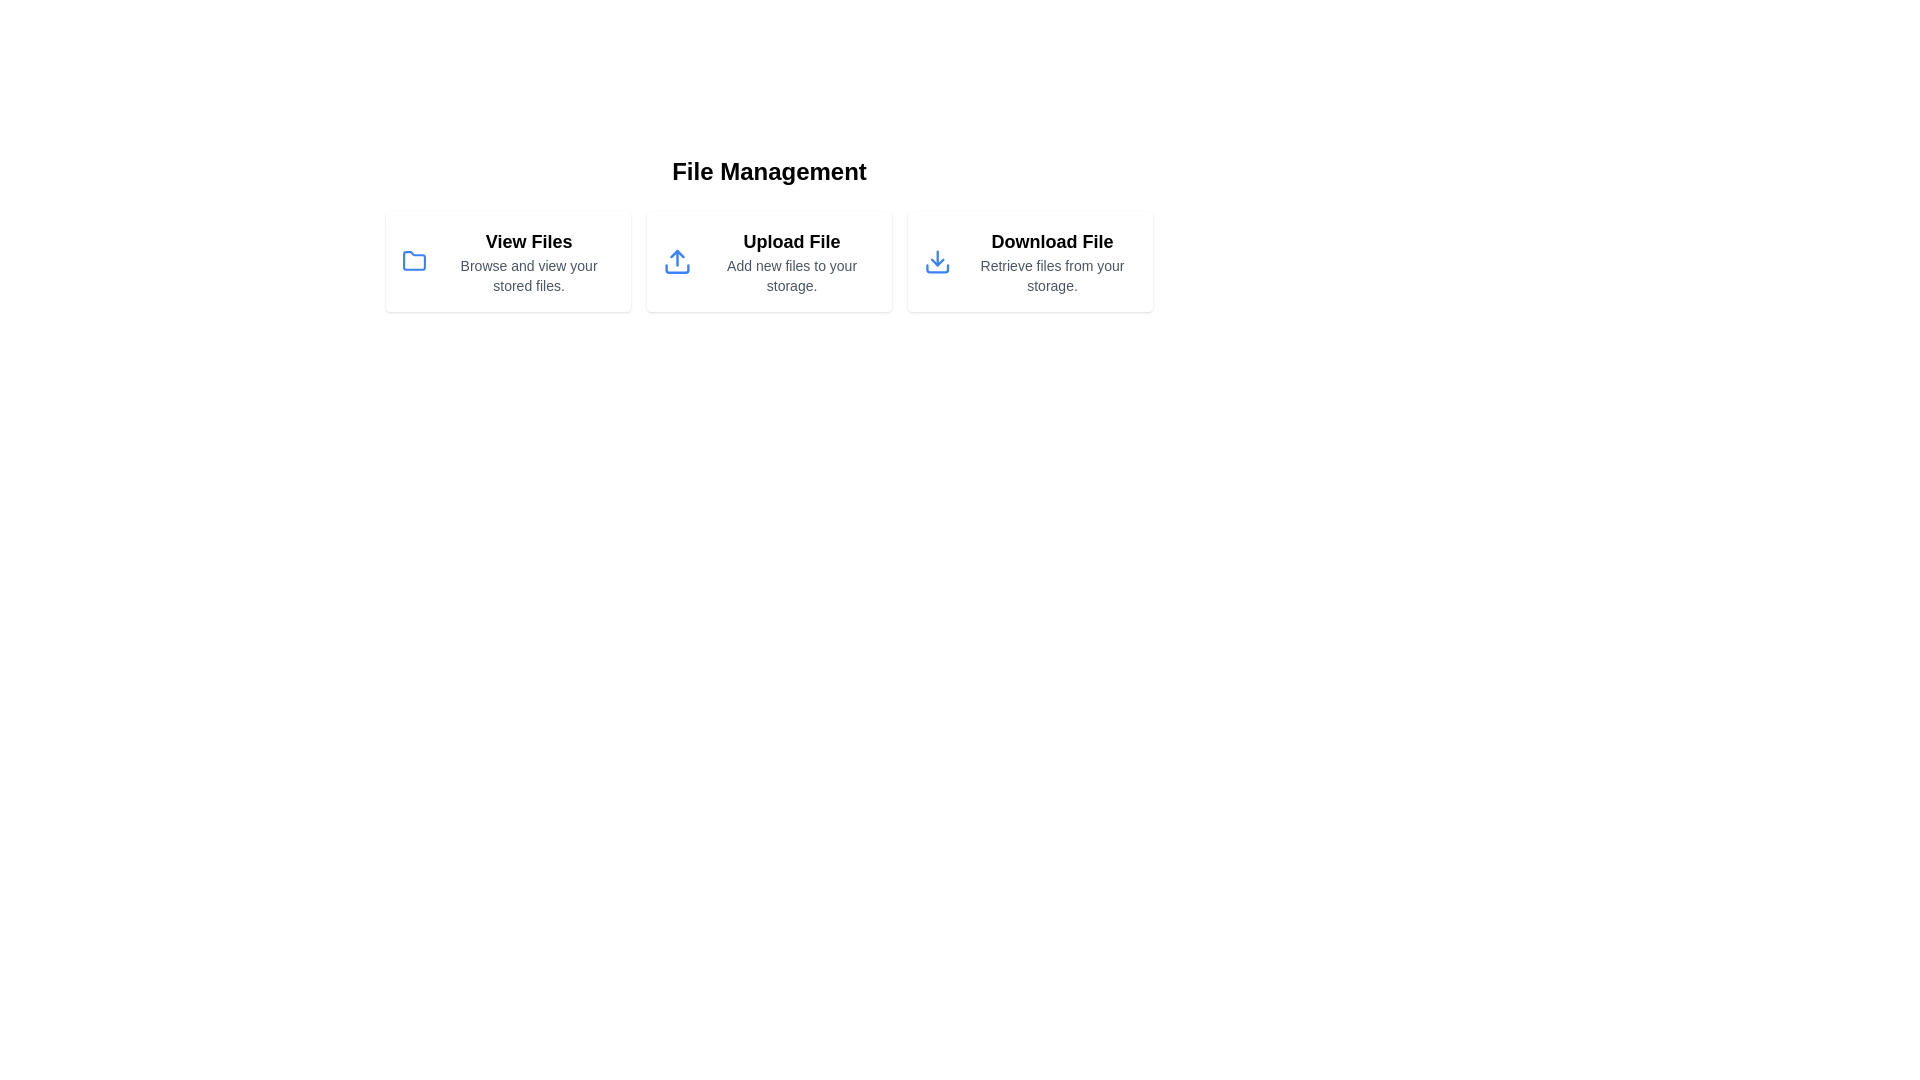 This screenshot has width=1920, height=1080. Describe the element at coordinates (529, 276) in the screenshot. I see `the informational text located within the 'View Files' card, which provides supplementary information about the feature, positioned below the title section` at that location.